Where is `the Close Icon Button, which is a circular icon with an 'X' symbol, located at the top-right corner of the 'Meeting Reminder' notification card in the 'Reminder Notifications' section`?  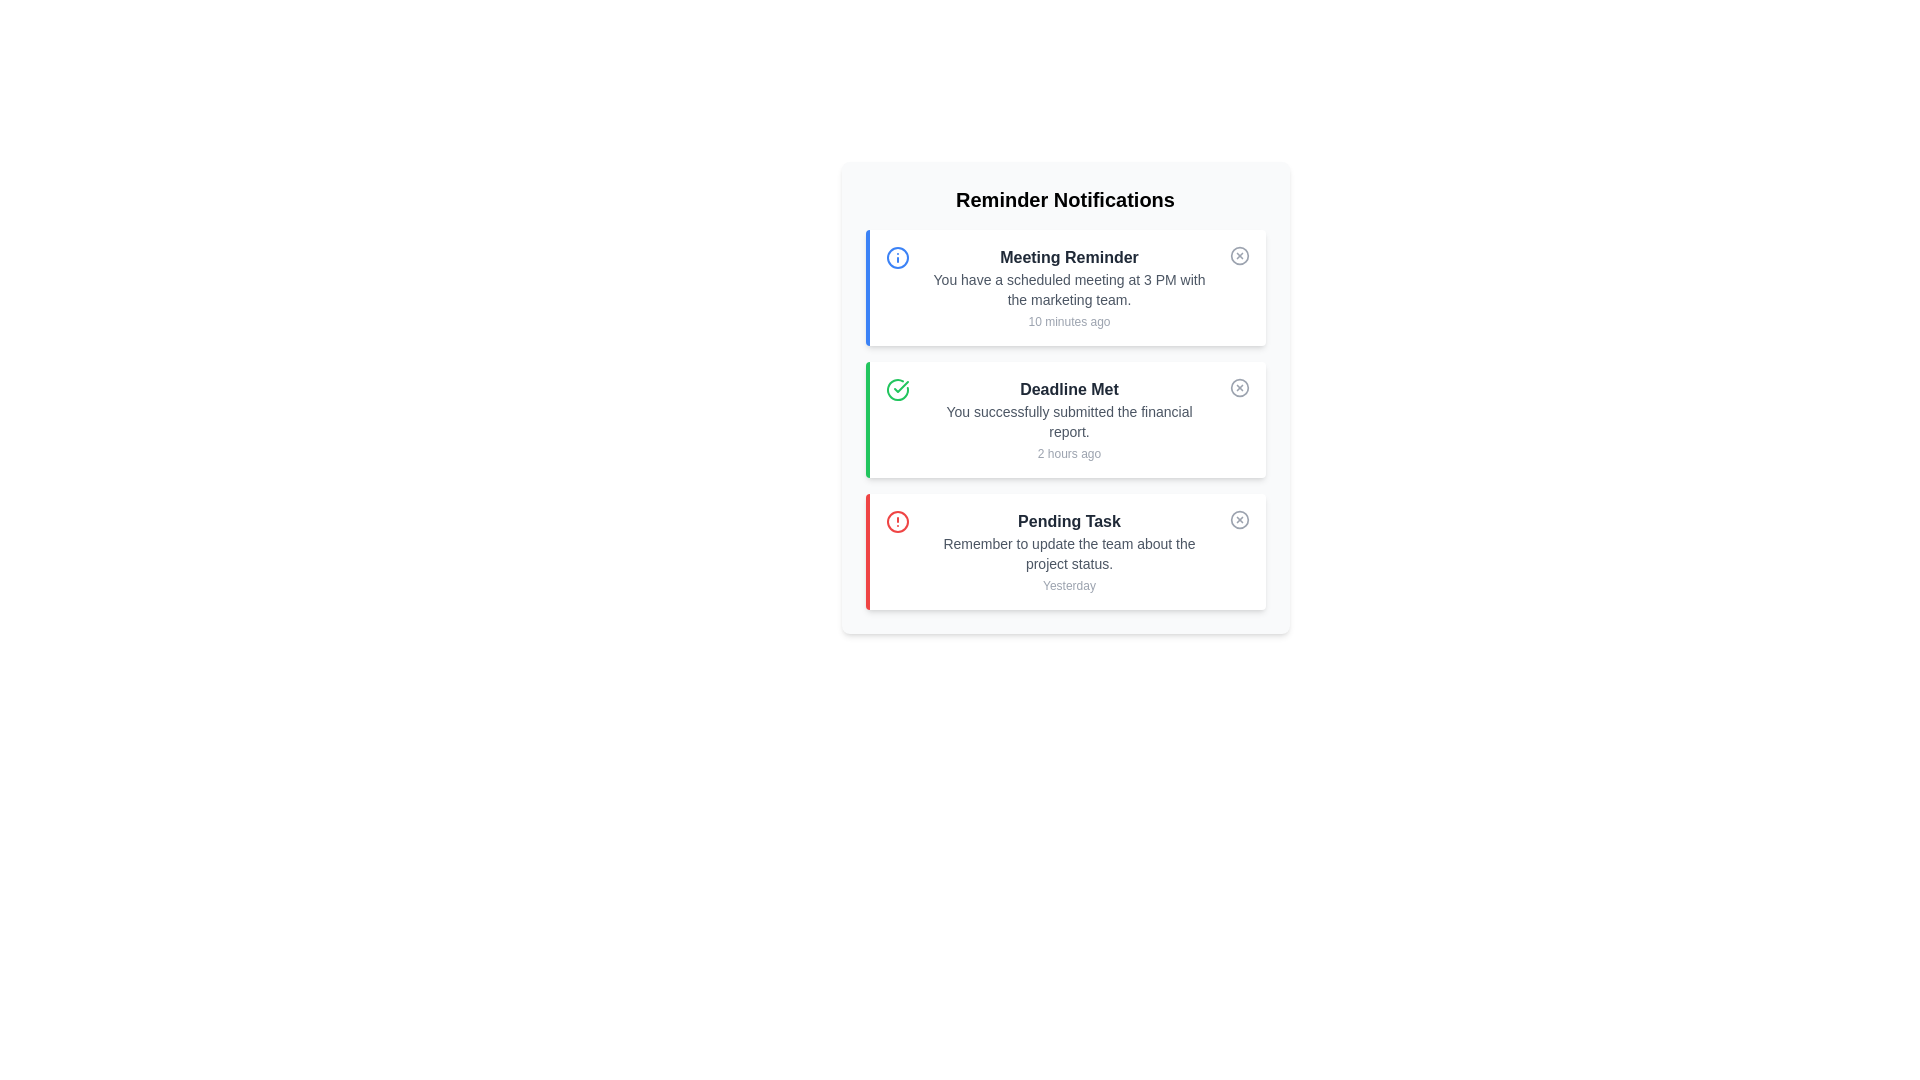 the Close Icon Button, which is a circular icon with an 'X' symbol, located at the top-right corner of the 'Meeting Reminder' notification card in the 'Reminder Notifications' section is located at coordinates (1238, 254).